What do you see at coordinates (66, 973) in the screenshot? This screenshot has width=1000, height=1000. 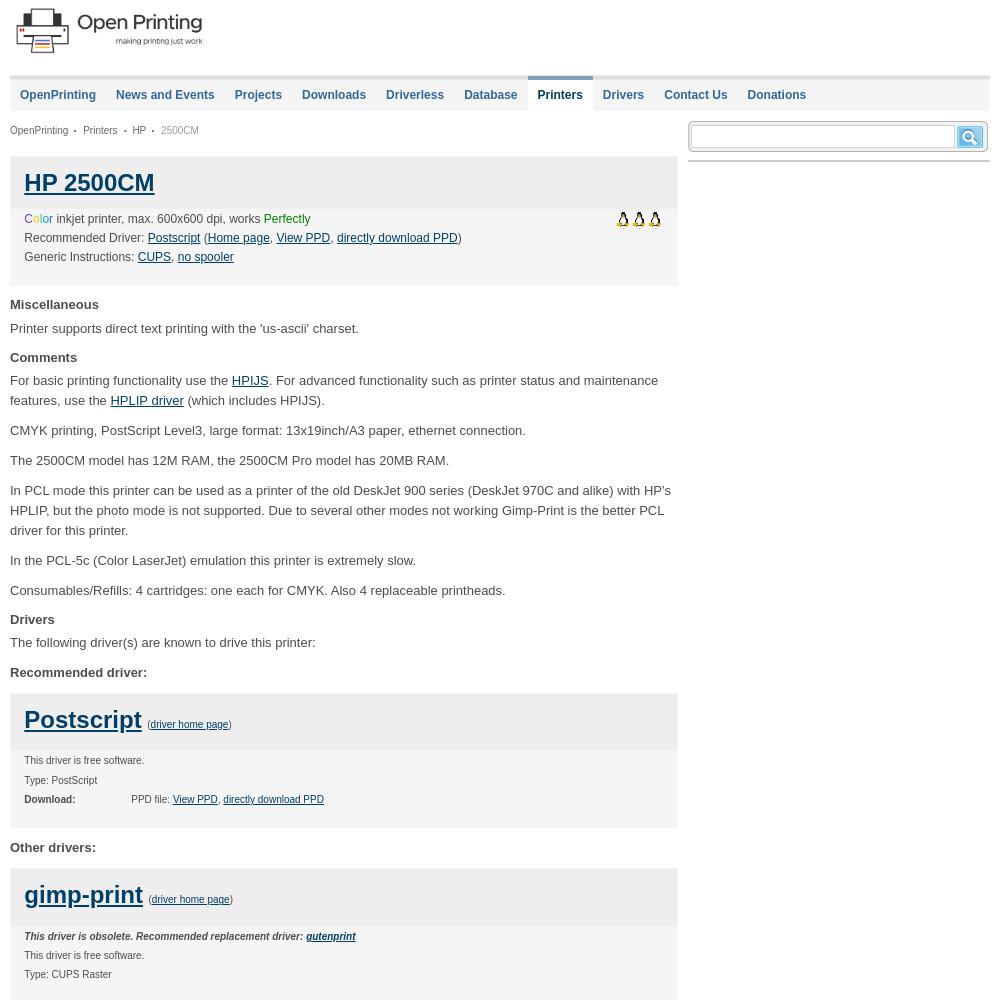 I see `'Type: CUPS Raster'` at bounding box center [66, 973].